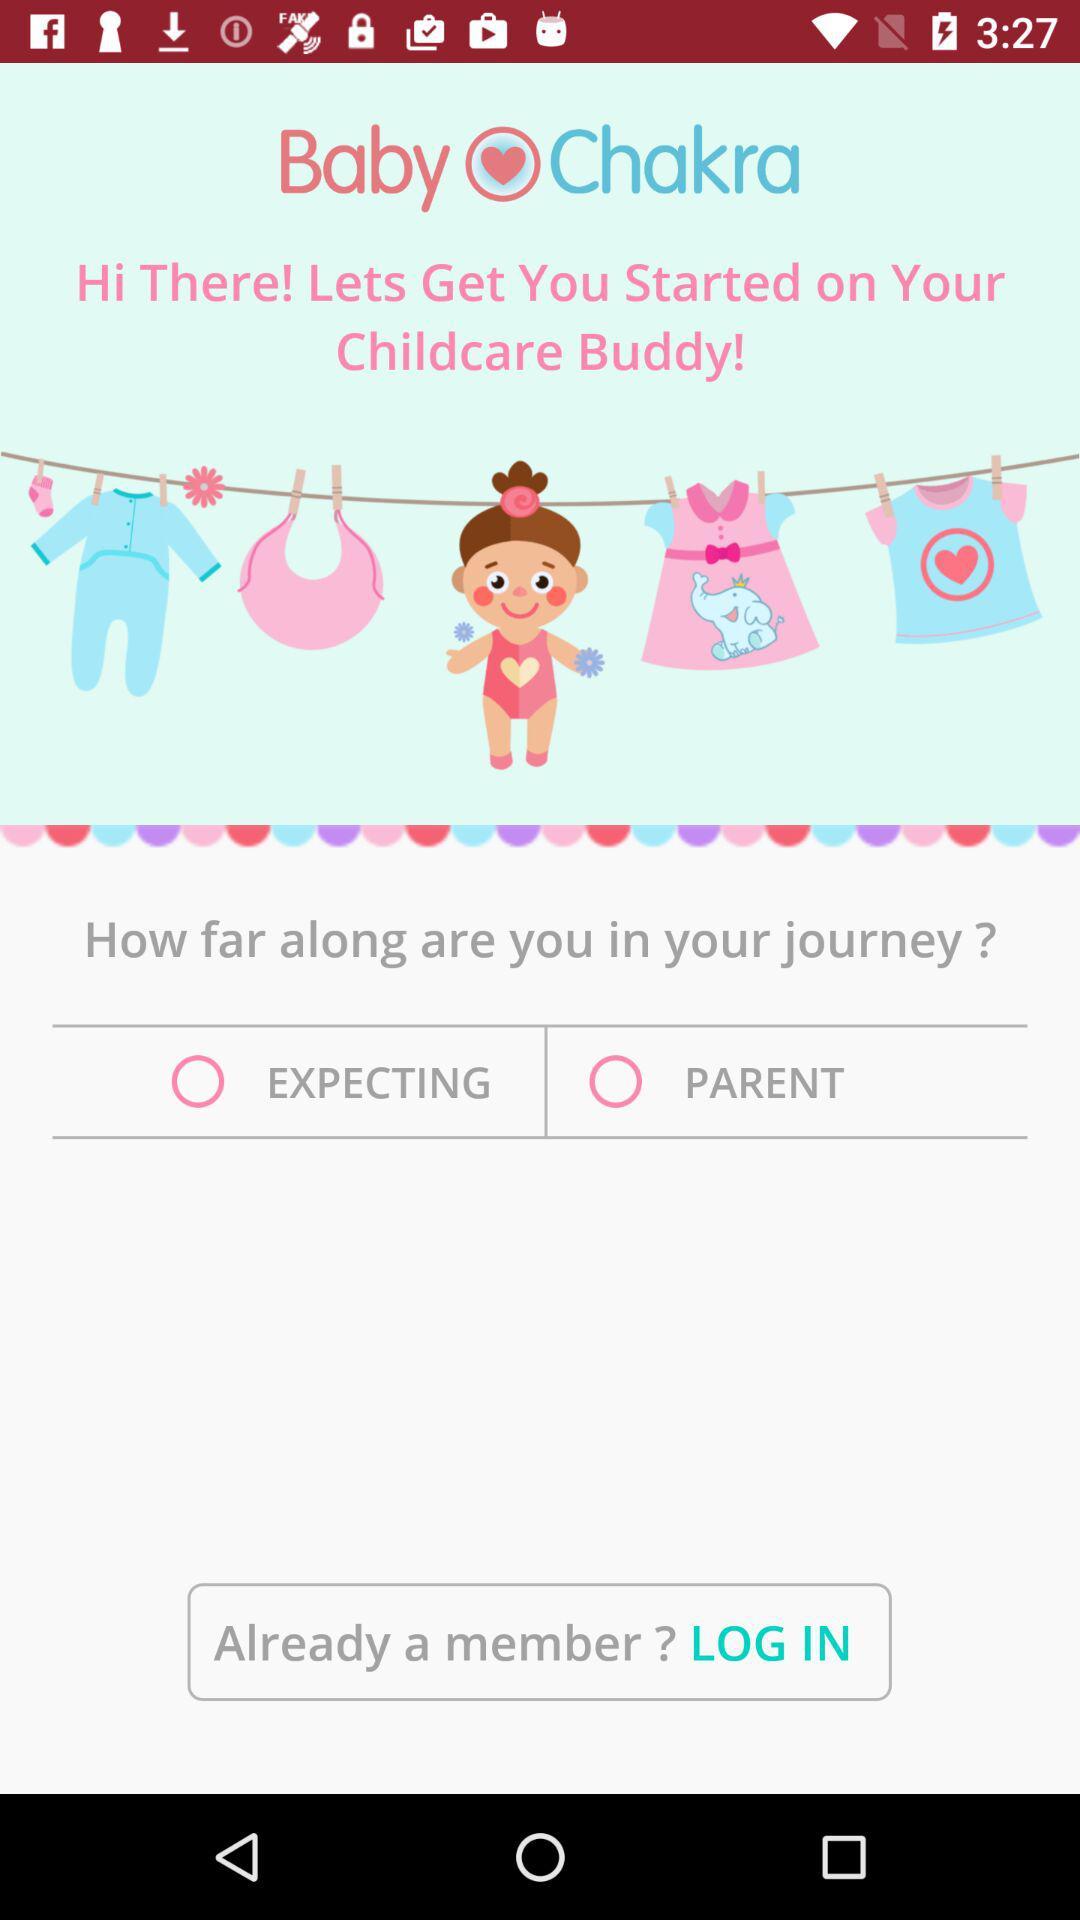 The height and width of the screenshot is (1920, 1080). Describe the element at coordinates (336, 1080) in the screenshot. I see `the expecting on the left` at that location.